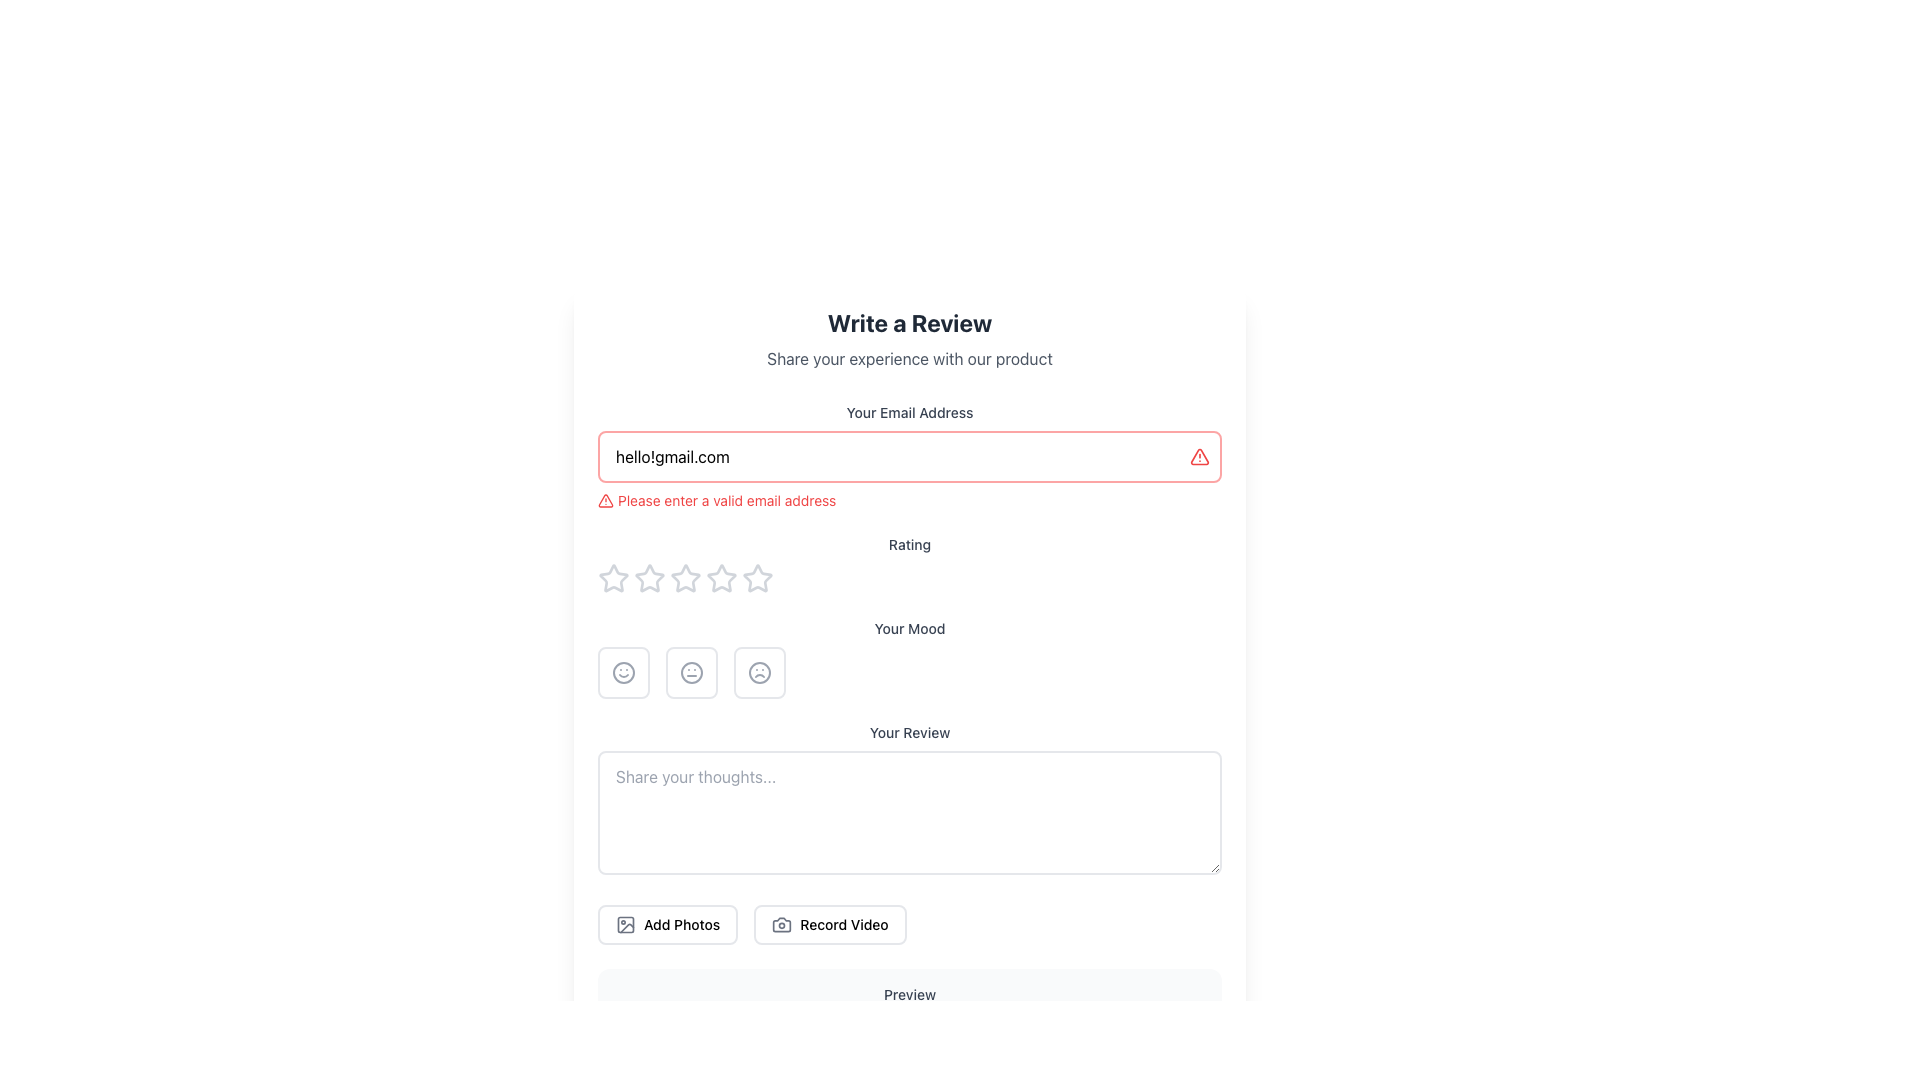 The width and height of the screenshot is (1920, 1080). What do you see at coordinates (613, 578) in the screenshot?
I see `the first star button in the horizontal row of five star icons under the 'Rating' label to rate the subject with one star` at bounding box center [613, 578].